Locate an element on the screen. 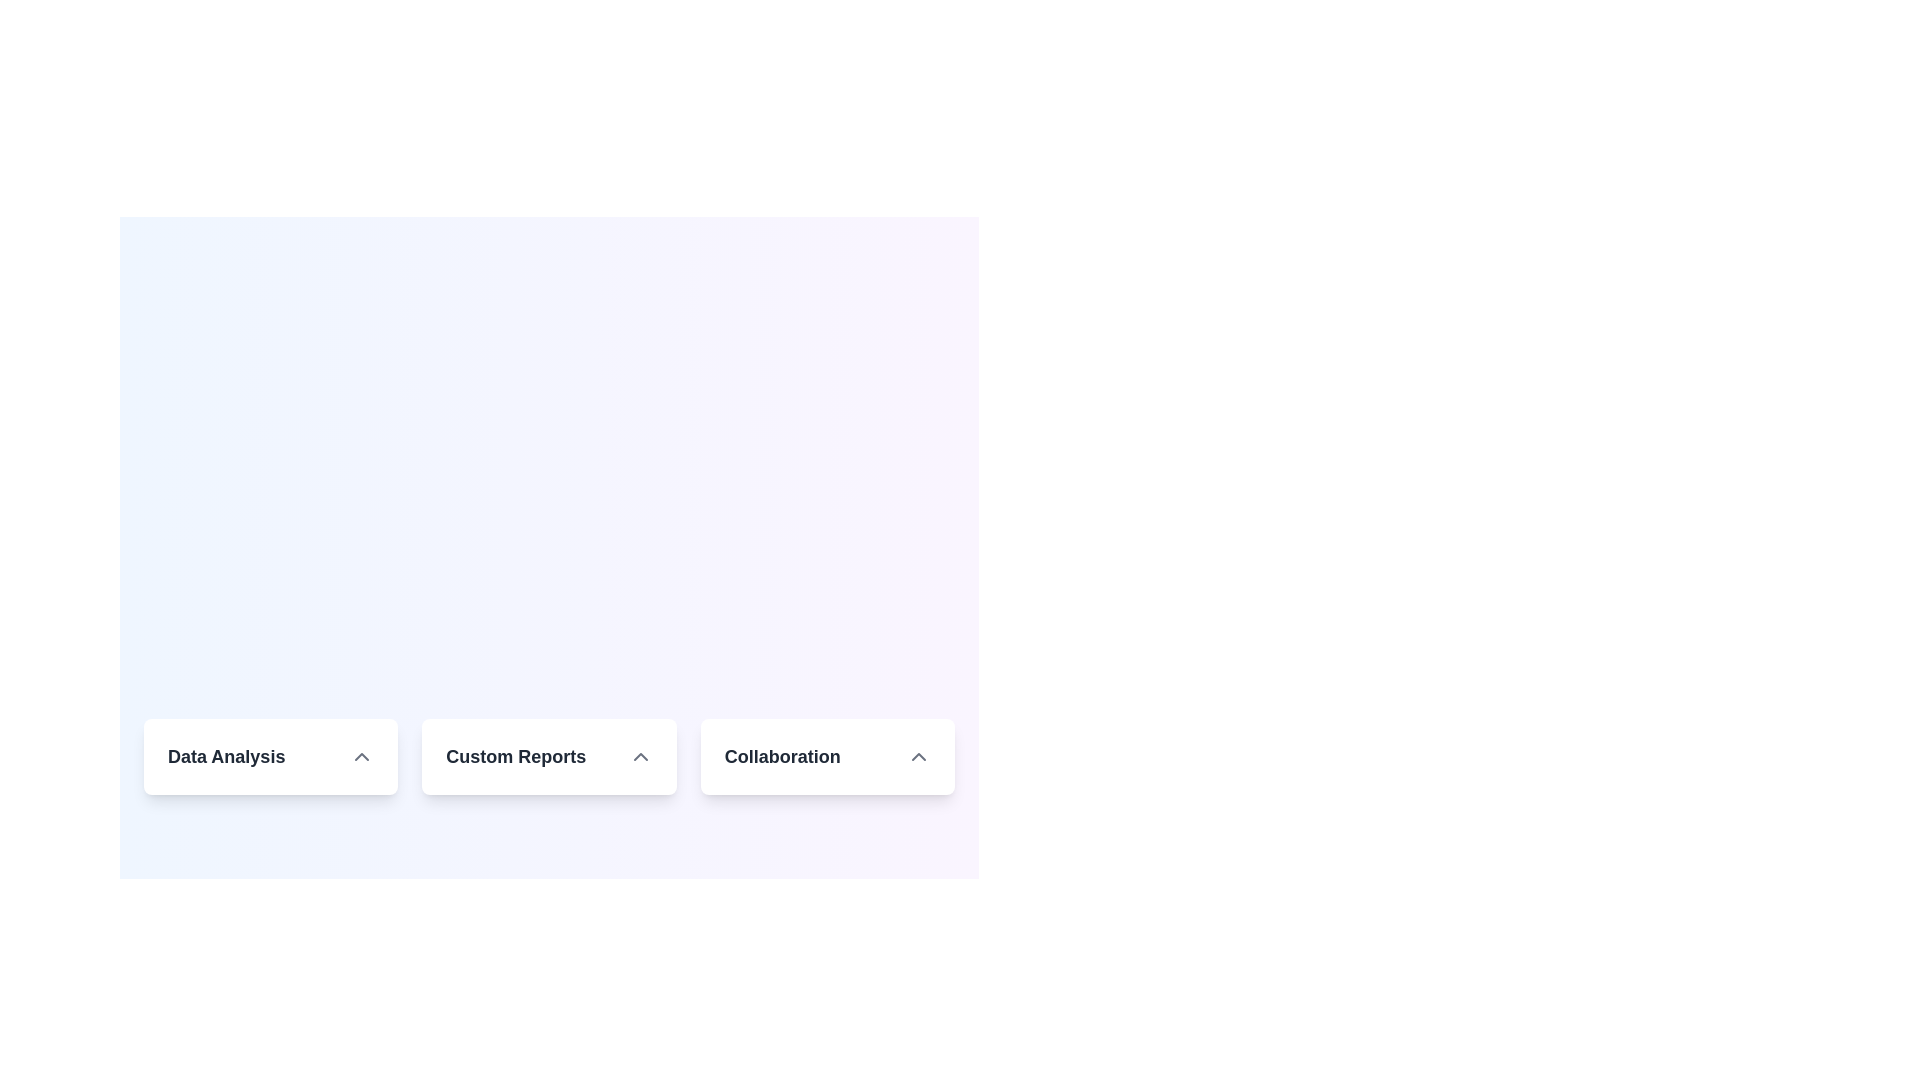  the 'Custom Reports' button, which is a collapsible content panel trigger with an upward chevron icon is located at coordinates (549, 756).